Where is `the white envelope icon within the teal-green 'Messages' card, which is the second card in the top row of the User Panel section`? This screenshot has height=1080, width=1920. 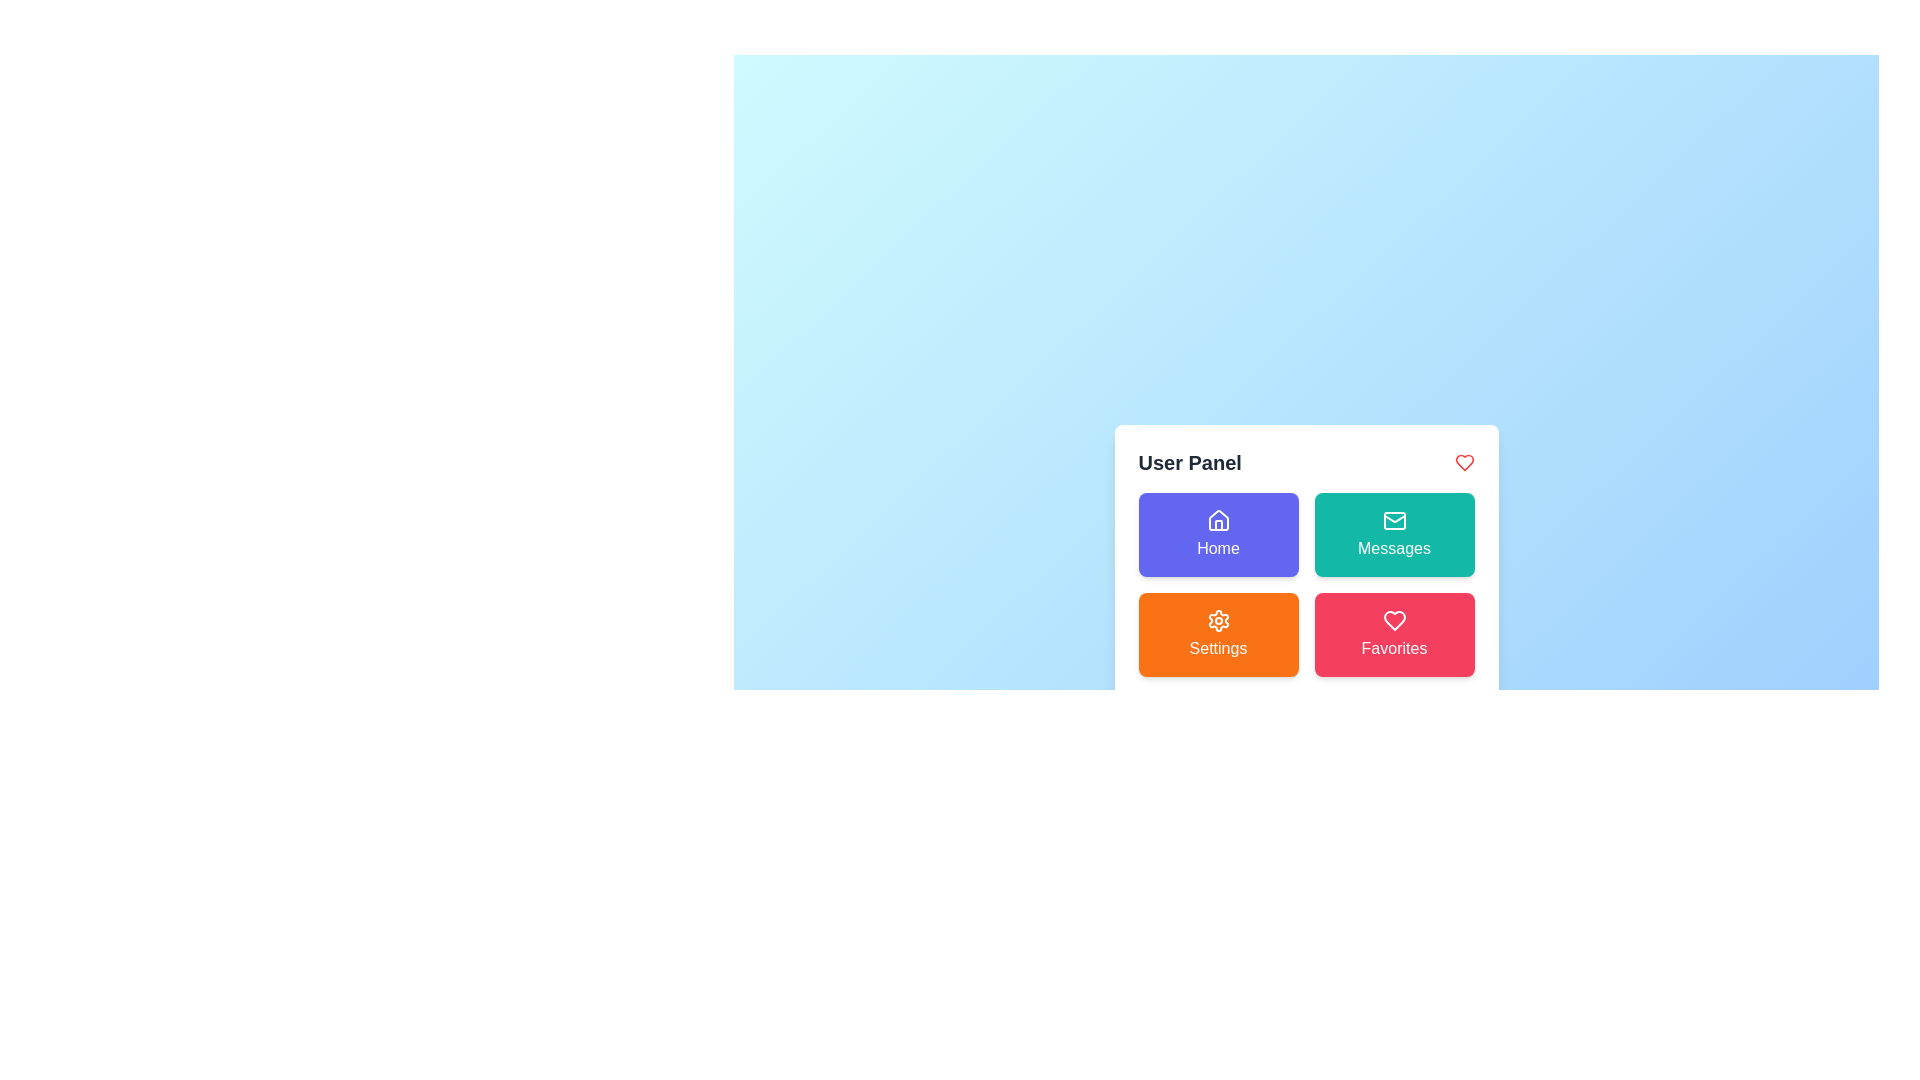
the white envelope icon within the teal-green 'Messages' card, which is the second card in the top row of the User Panel section is located at coordinates (1393, 519).